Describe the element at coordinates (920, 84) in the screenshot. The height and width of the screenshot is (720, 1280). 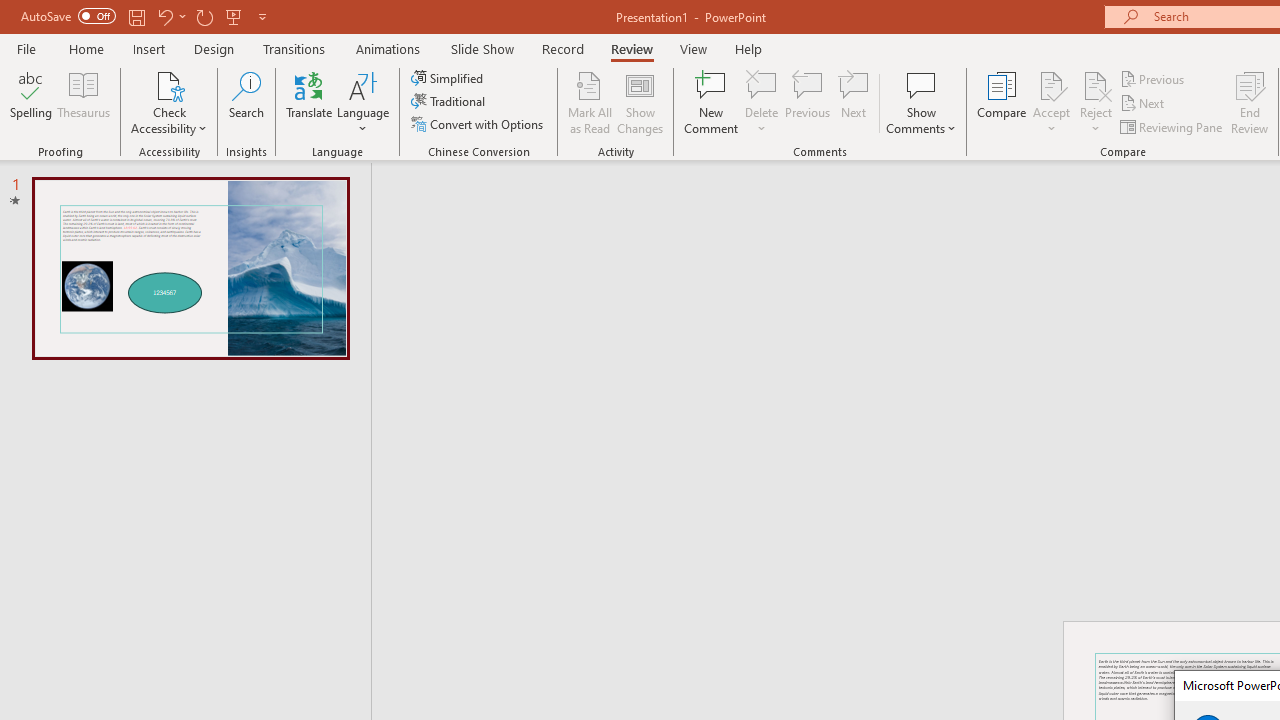
I see `'Show Comments'` at that location.